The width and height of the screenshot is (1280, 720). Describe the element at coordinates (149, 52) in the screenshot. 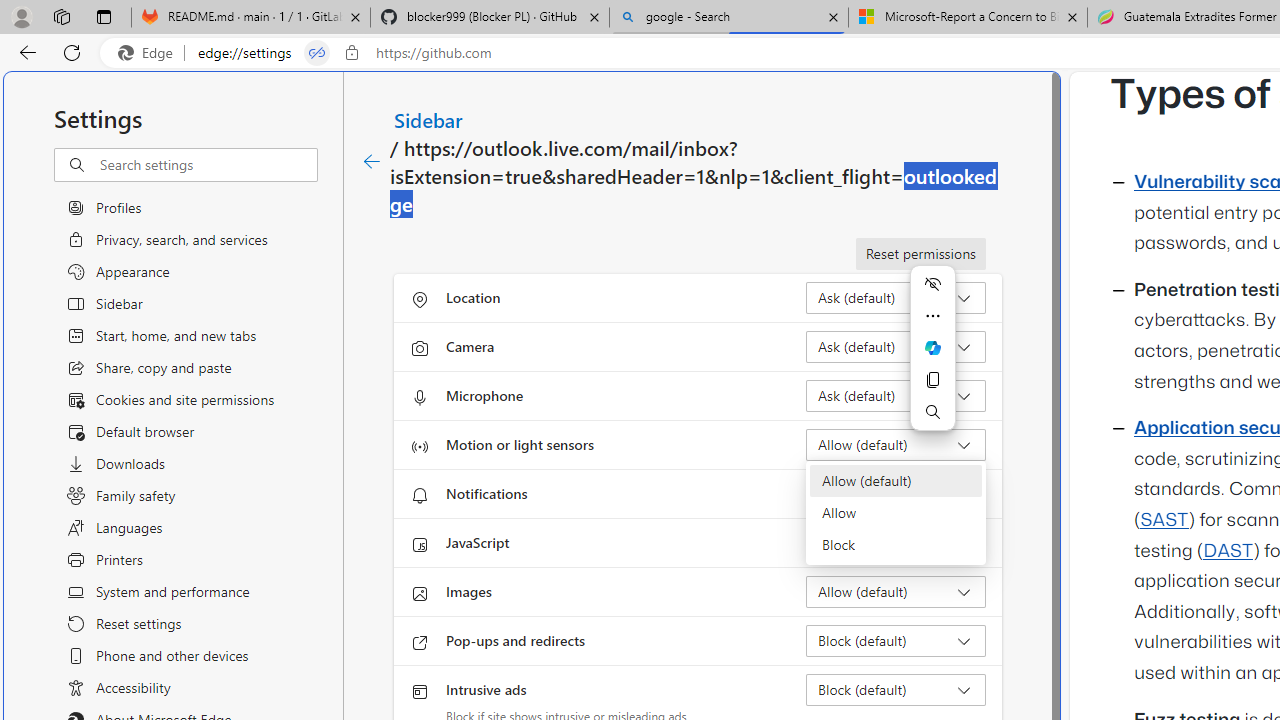

I see `'Edge'` at that location.